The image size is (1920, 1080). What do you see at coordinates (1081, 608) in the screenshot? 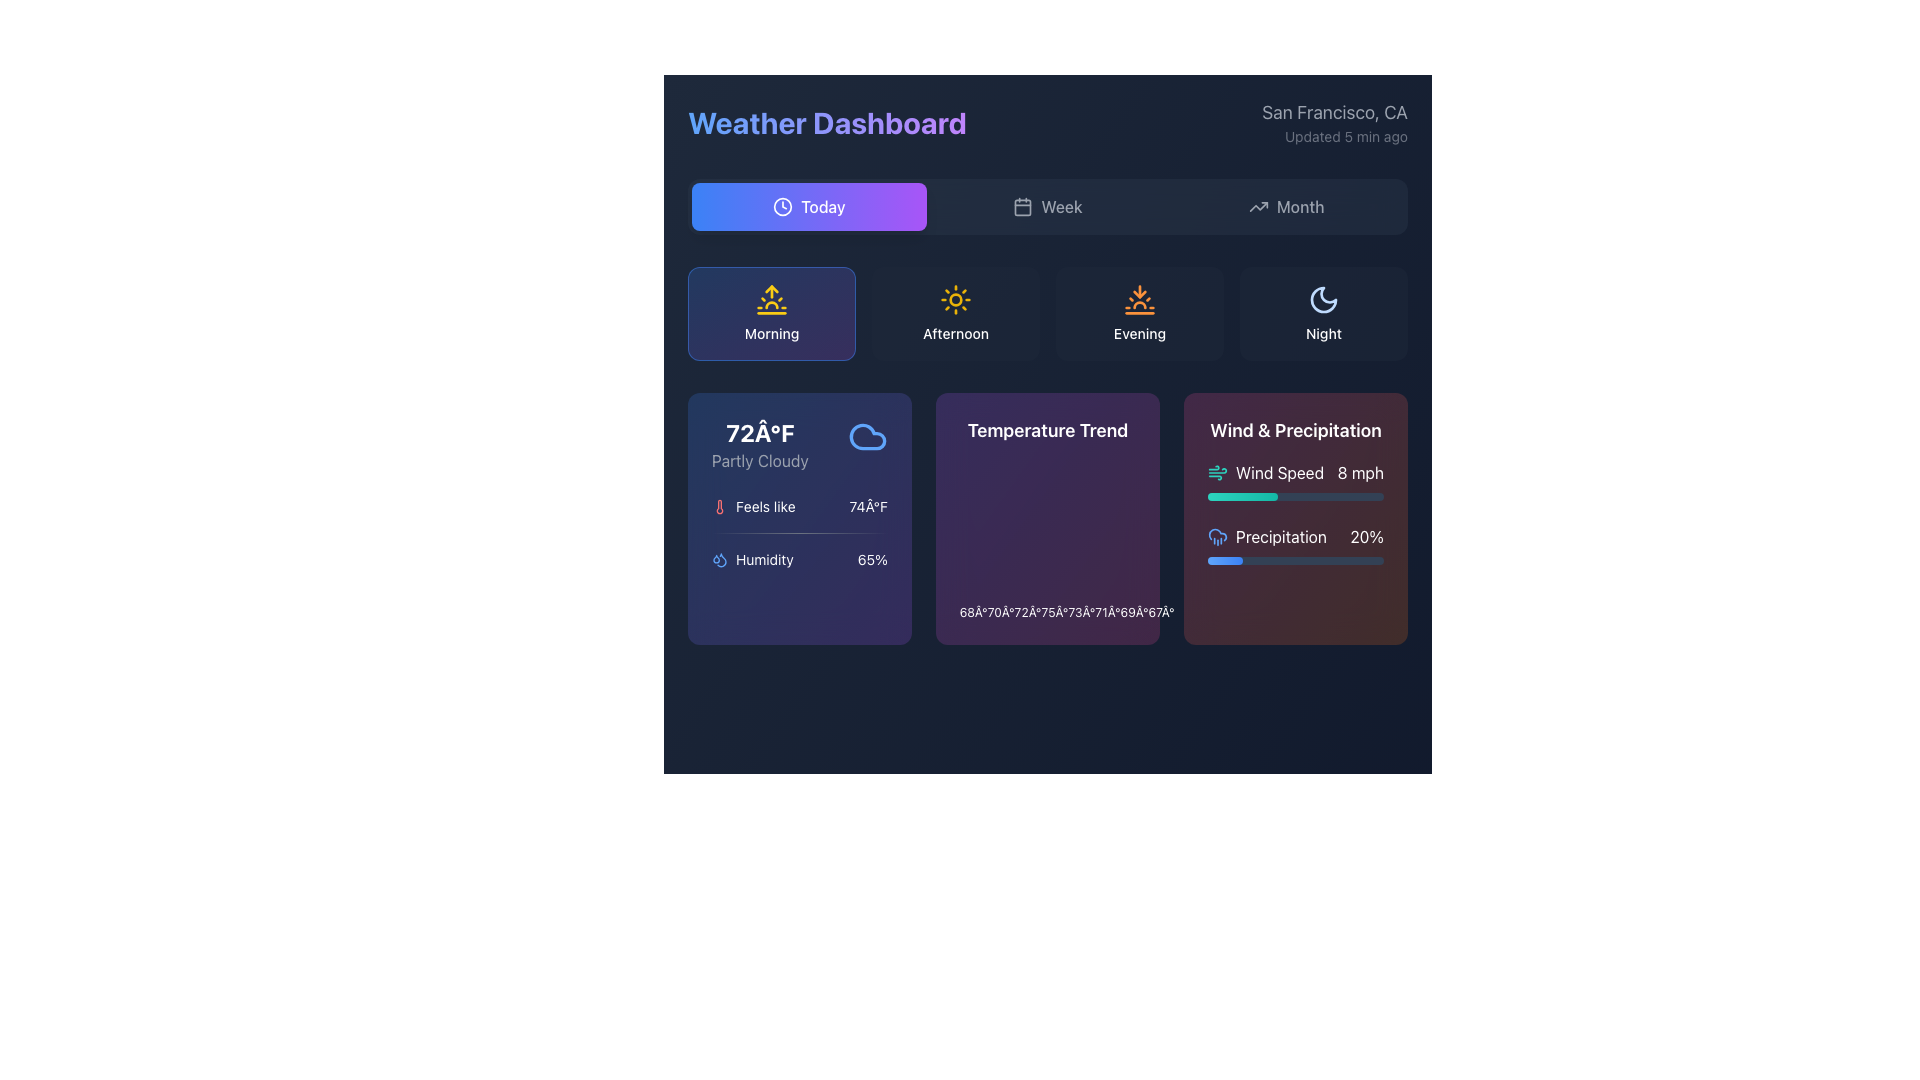
I see `the vertical bar element with a gradient color scheme transitioning from purple to pink, which indicates a temperature value of '73°'` at bounding box center [1081, 608].